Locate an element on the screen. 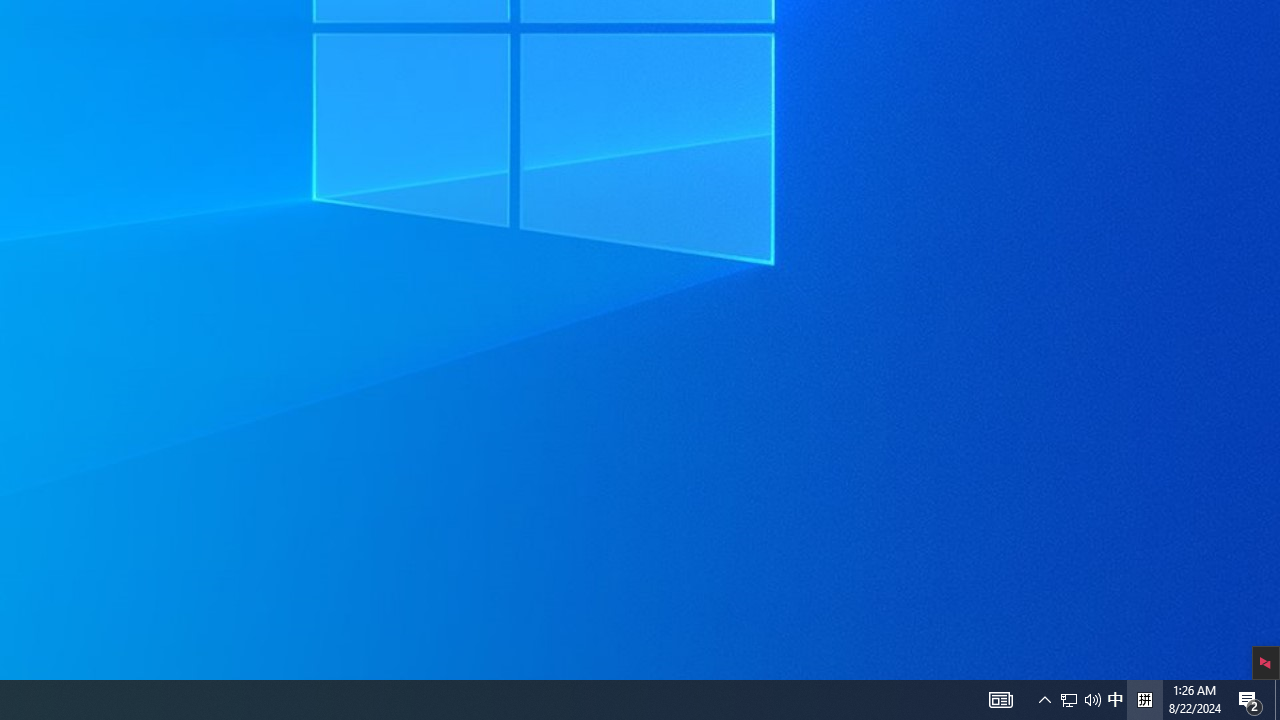 The height and width of the screenshot is (720, 1280). 'User Promoted Notification Area' is located at coordinates (1068, 698).